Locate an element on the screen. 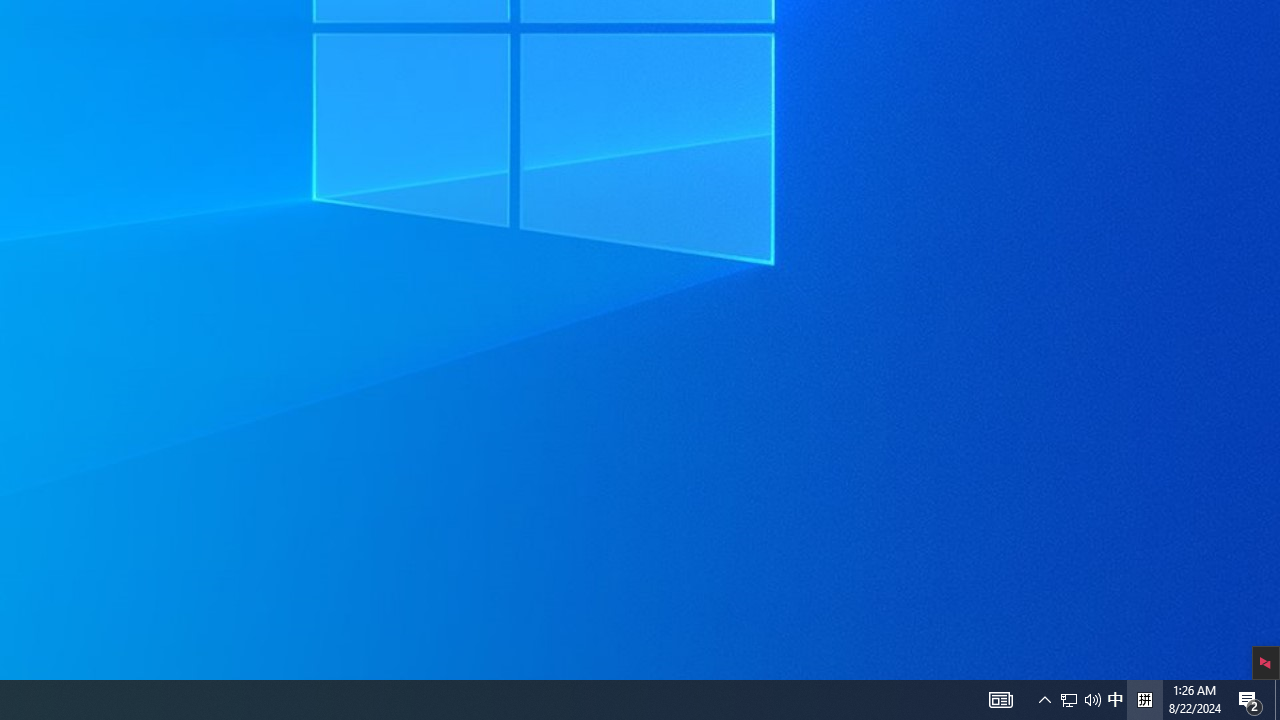 The height and width of the screenshot is (720, 1280). 'User Promoted Notification Area' is located at coordinates (1068, 698).